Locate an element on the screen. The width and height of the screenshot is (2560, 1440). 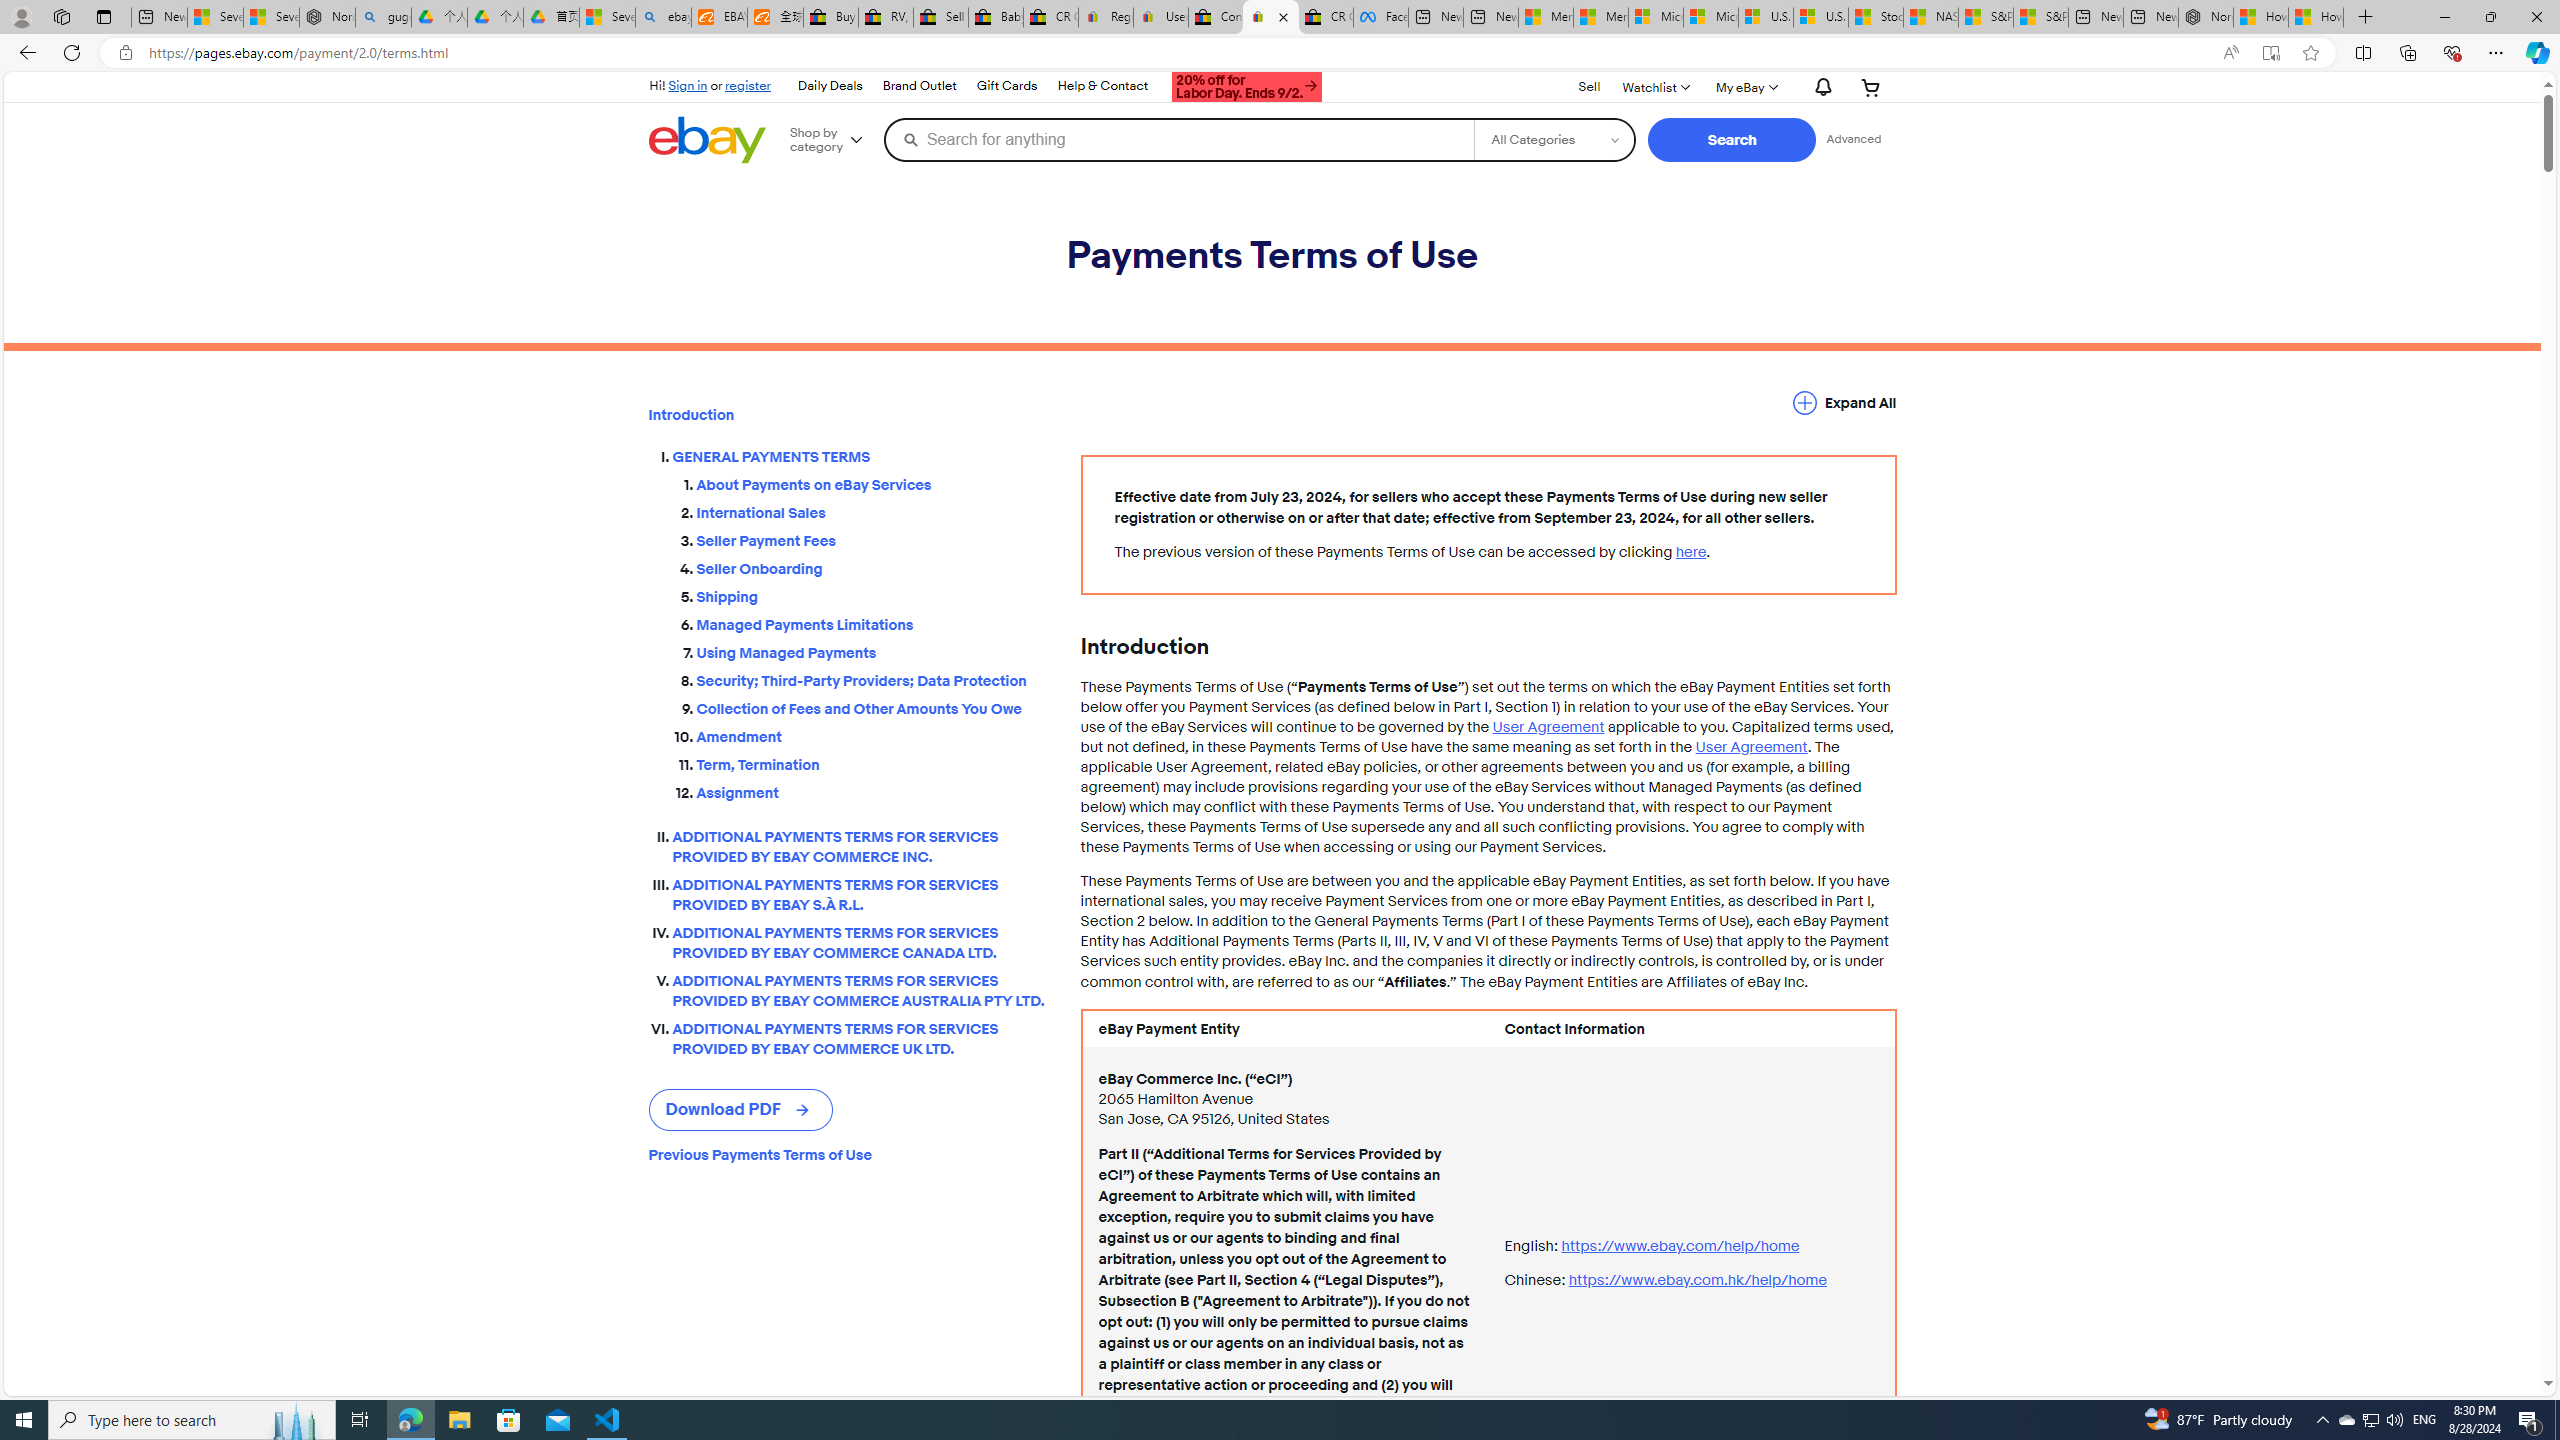
'About Payments on eBay Services' is located at coordinates (872, 485).